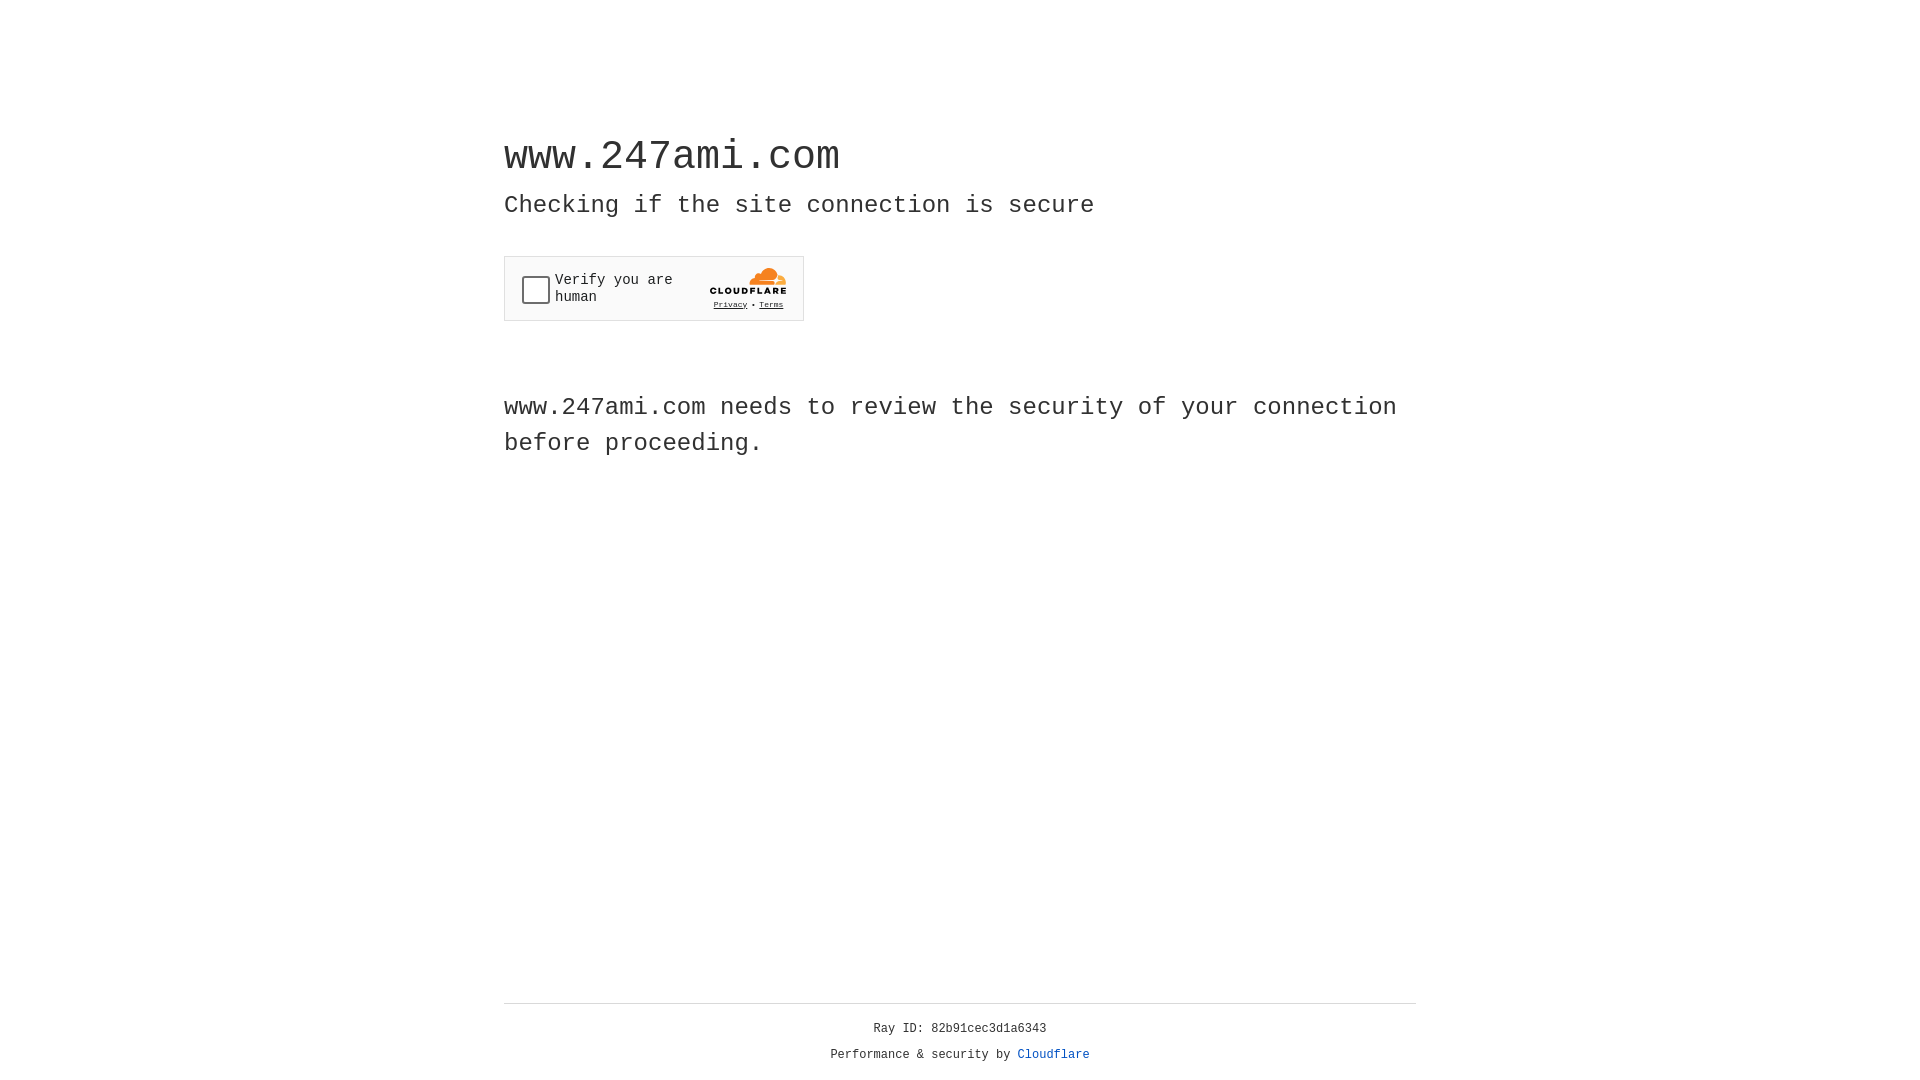  What do you see at coordinates (1017, 1054) in the screenshot?
I see `'Cloudflare'` at bounding box center [1017, 1054].